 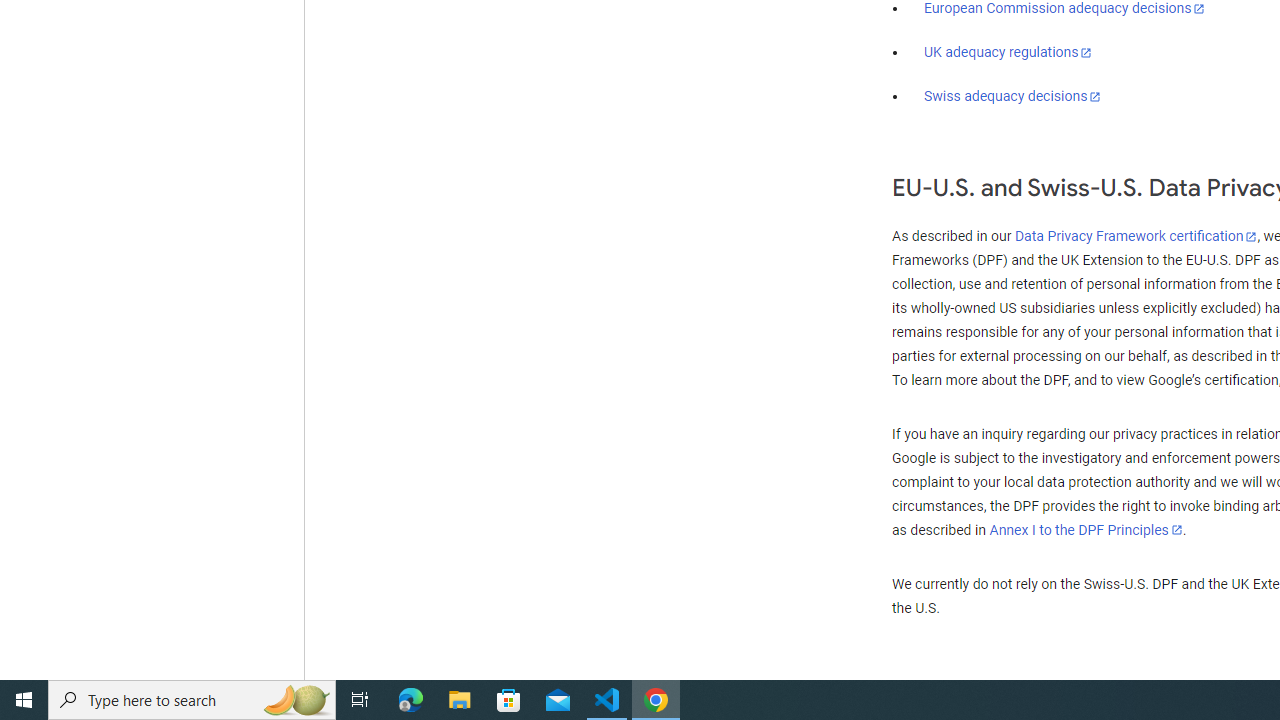 What do you see at coordinates (1136, 236) in the screenshot?
I see `'Data Privacy Framework certification'` at bounding box center [1136, 236].